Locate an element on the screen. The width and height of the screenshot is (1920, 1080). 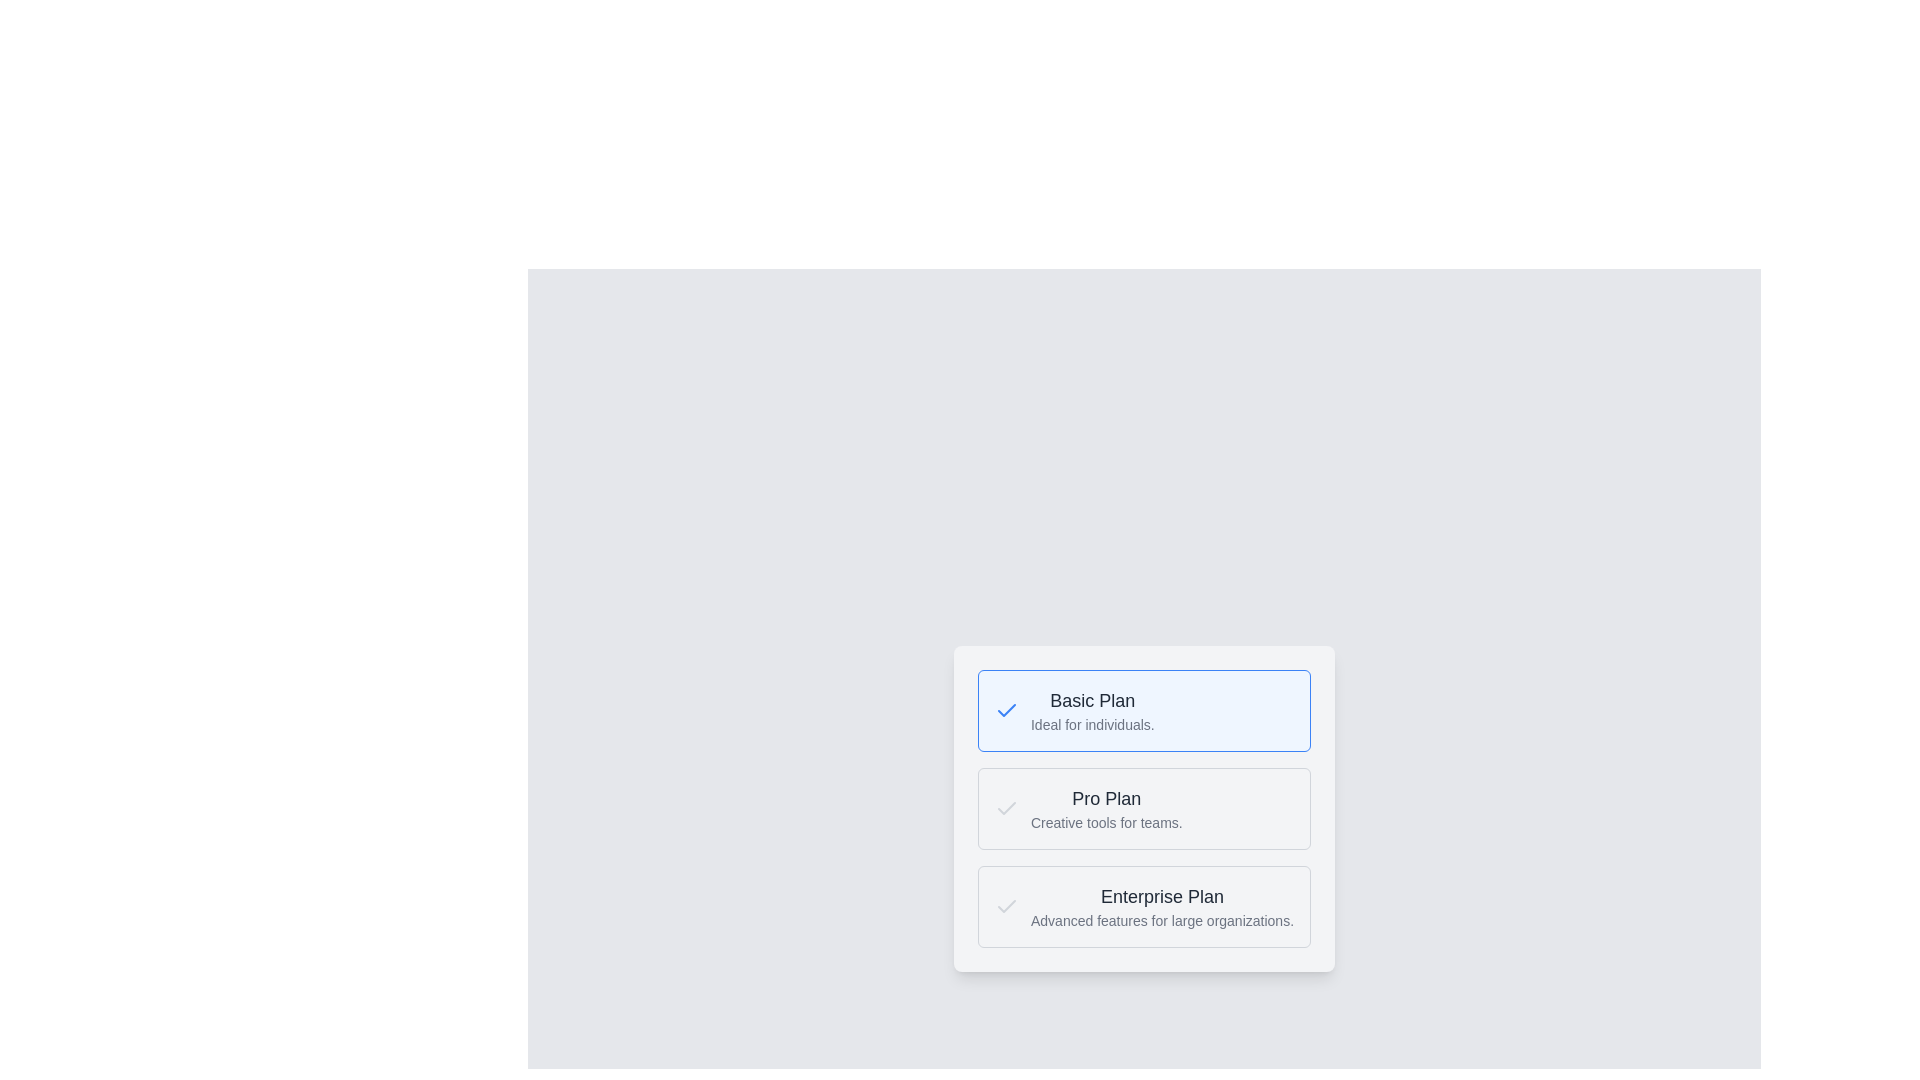
the subscription plan tier is located at coordinates (1105, 797).